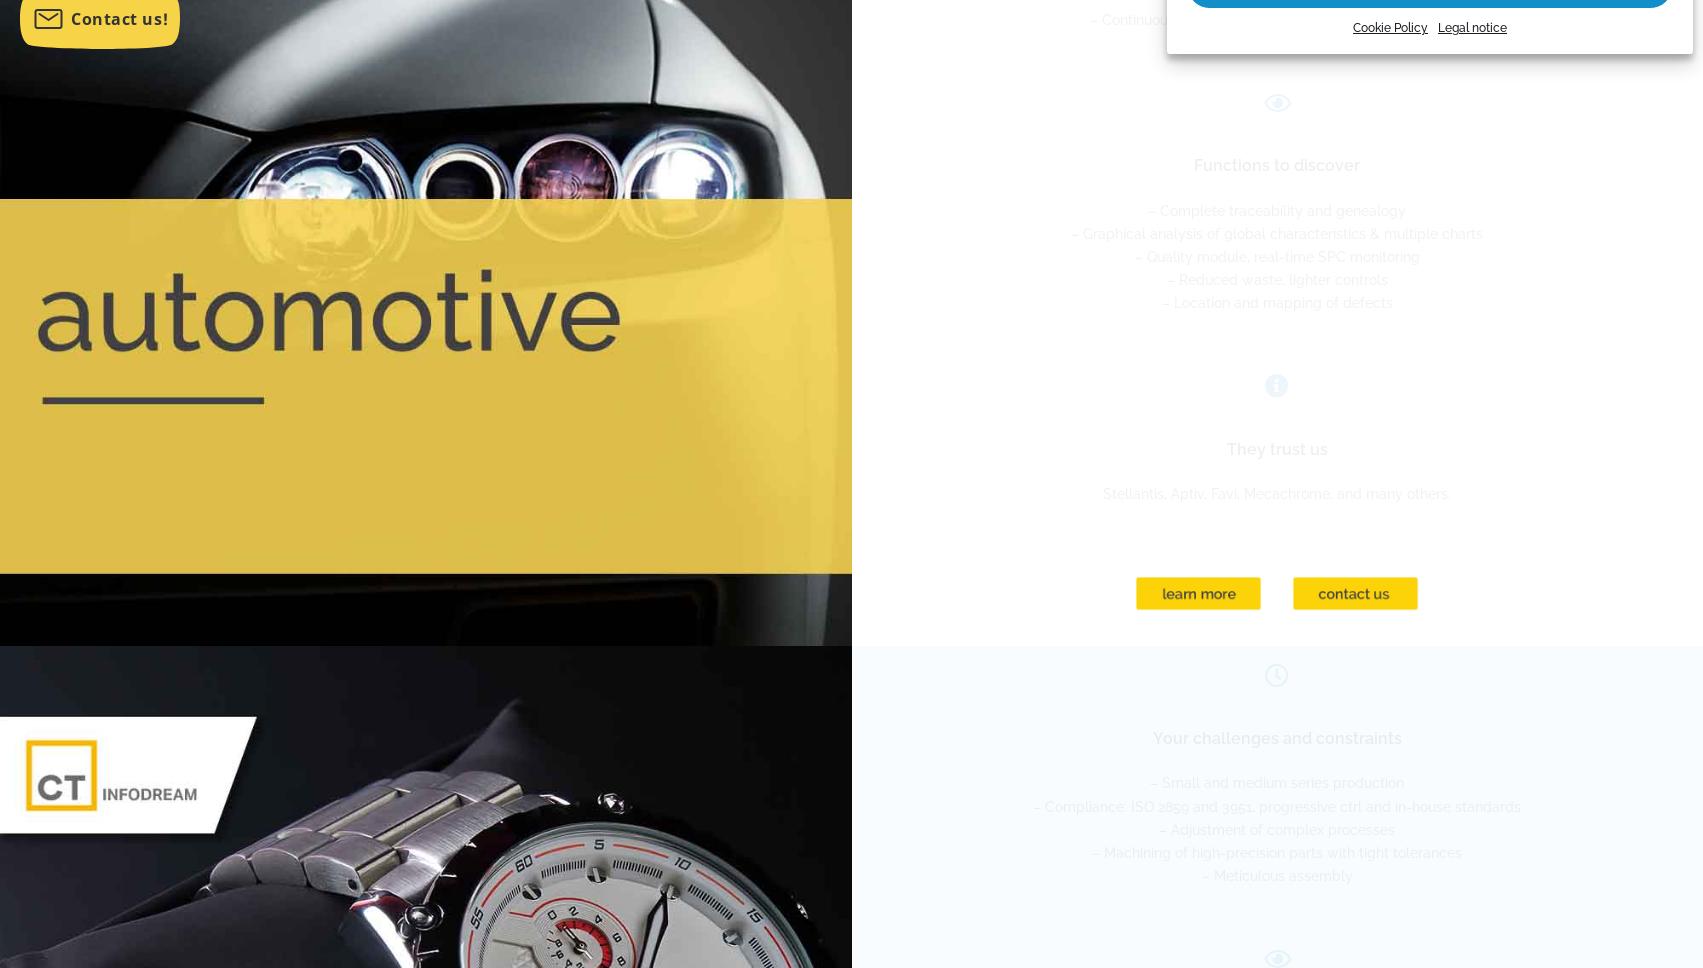 The height and width of the screenshot is (968, 1703). I want to click on 'They trust us', so click(1275, 447).